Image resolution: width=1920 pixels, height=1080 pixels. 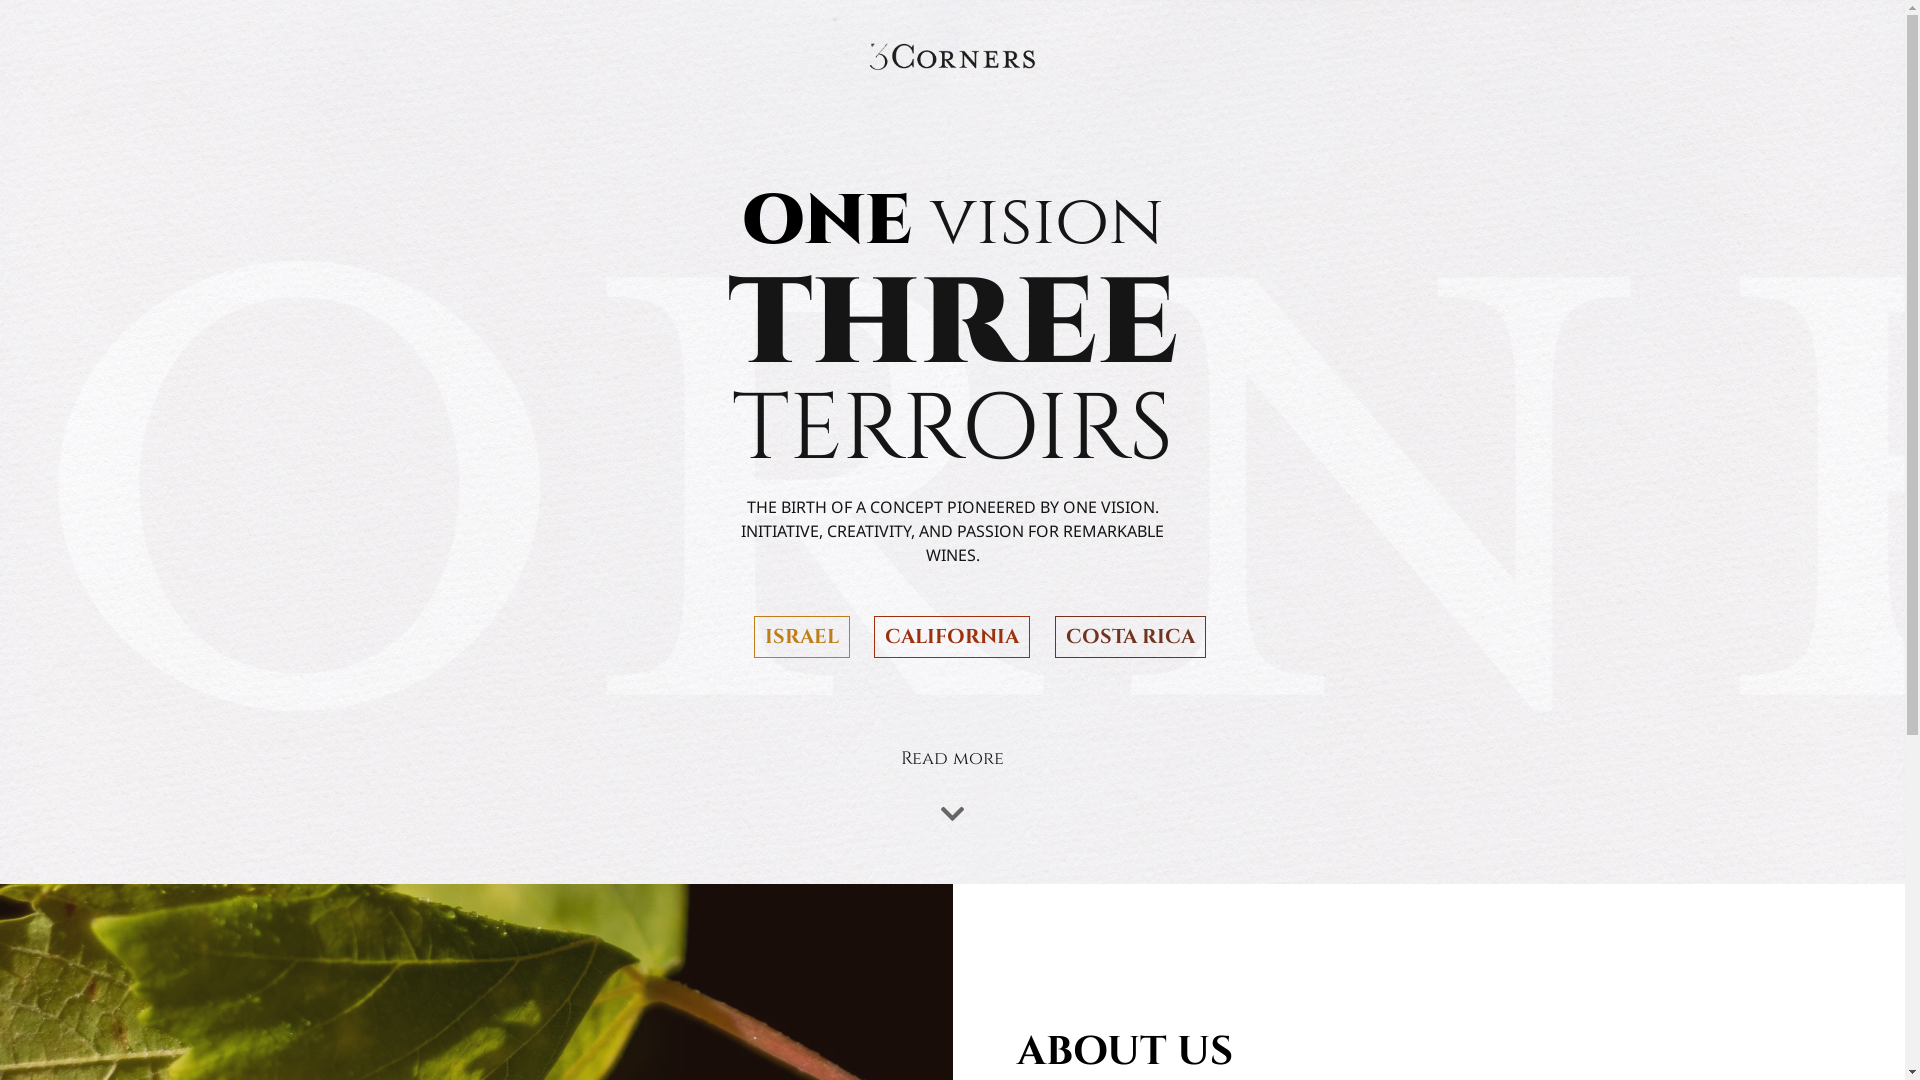 I want to click on 'COSTA RICA', so click(x=1130, y=636).